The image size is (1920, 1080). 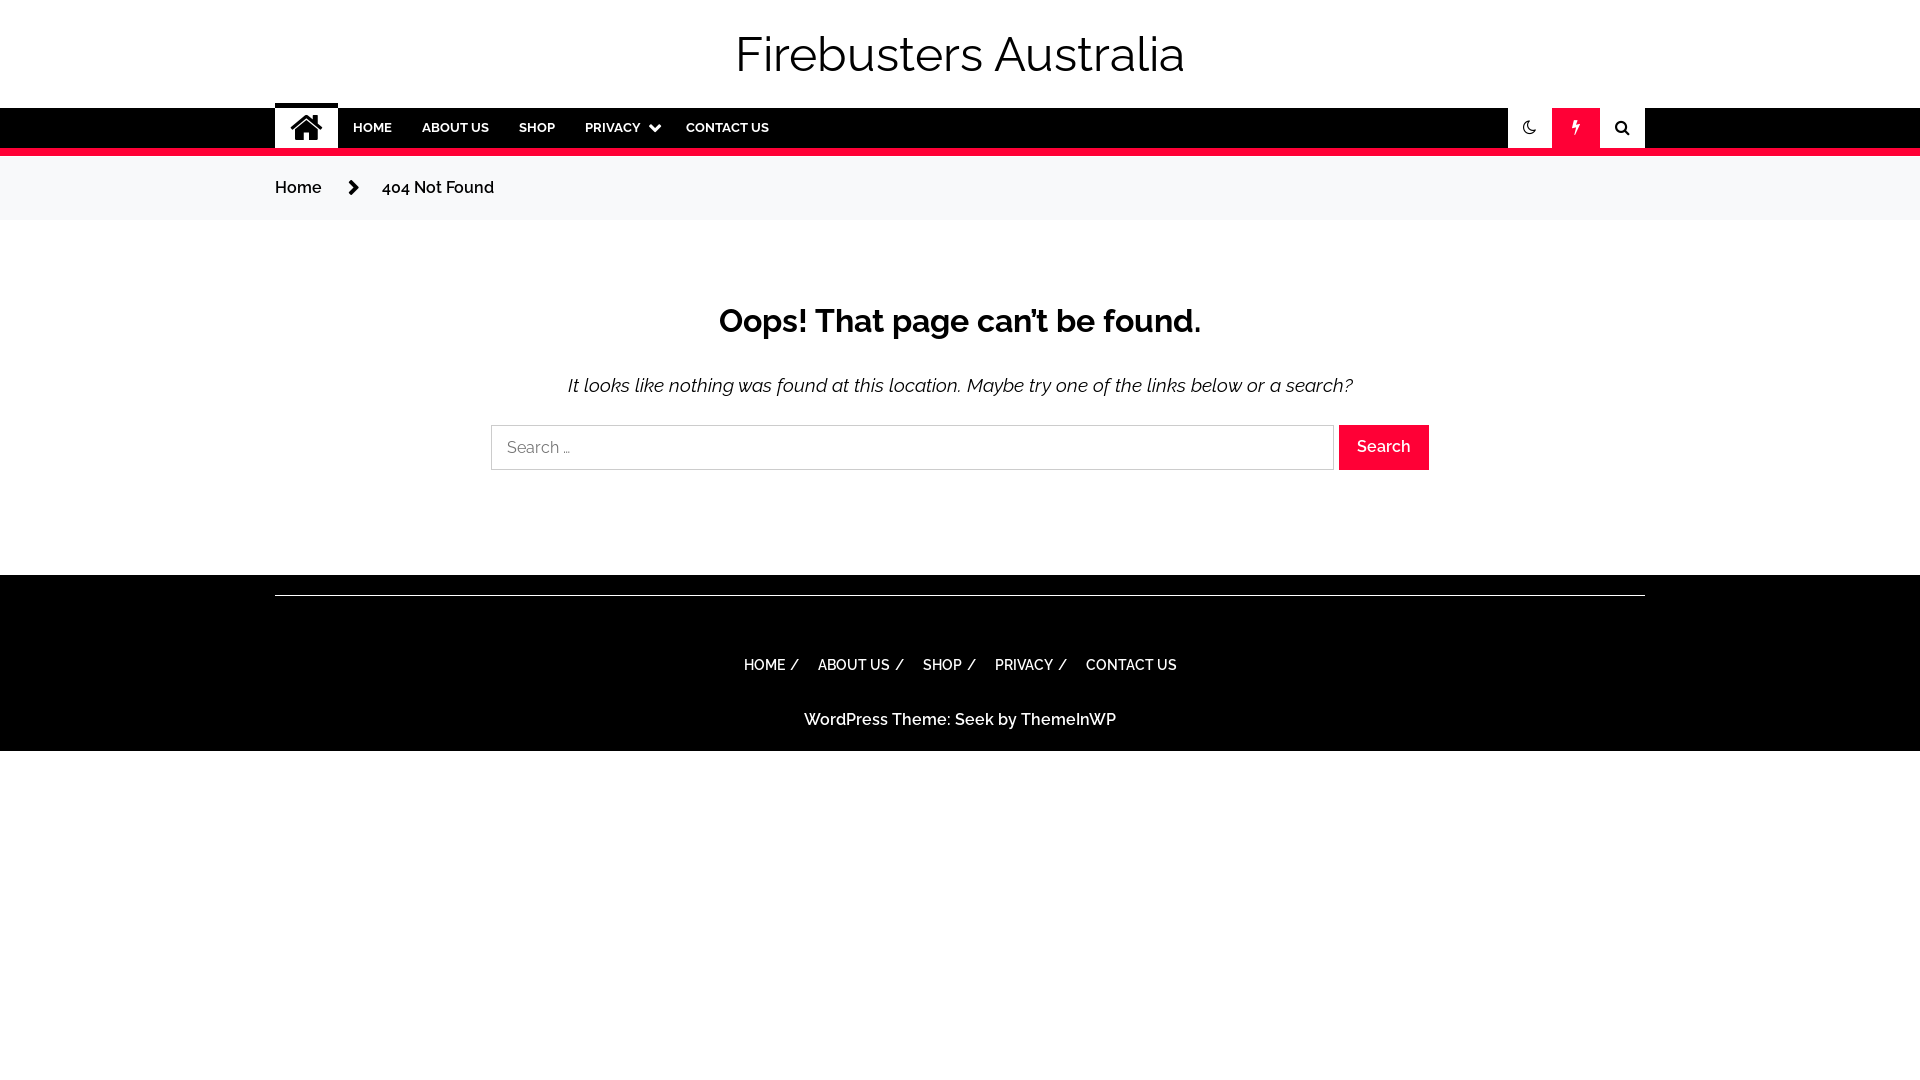 I want to click on 'PRIVACY', so click(x=619, y=127).